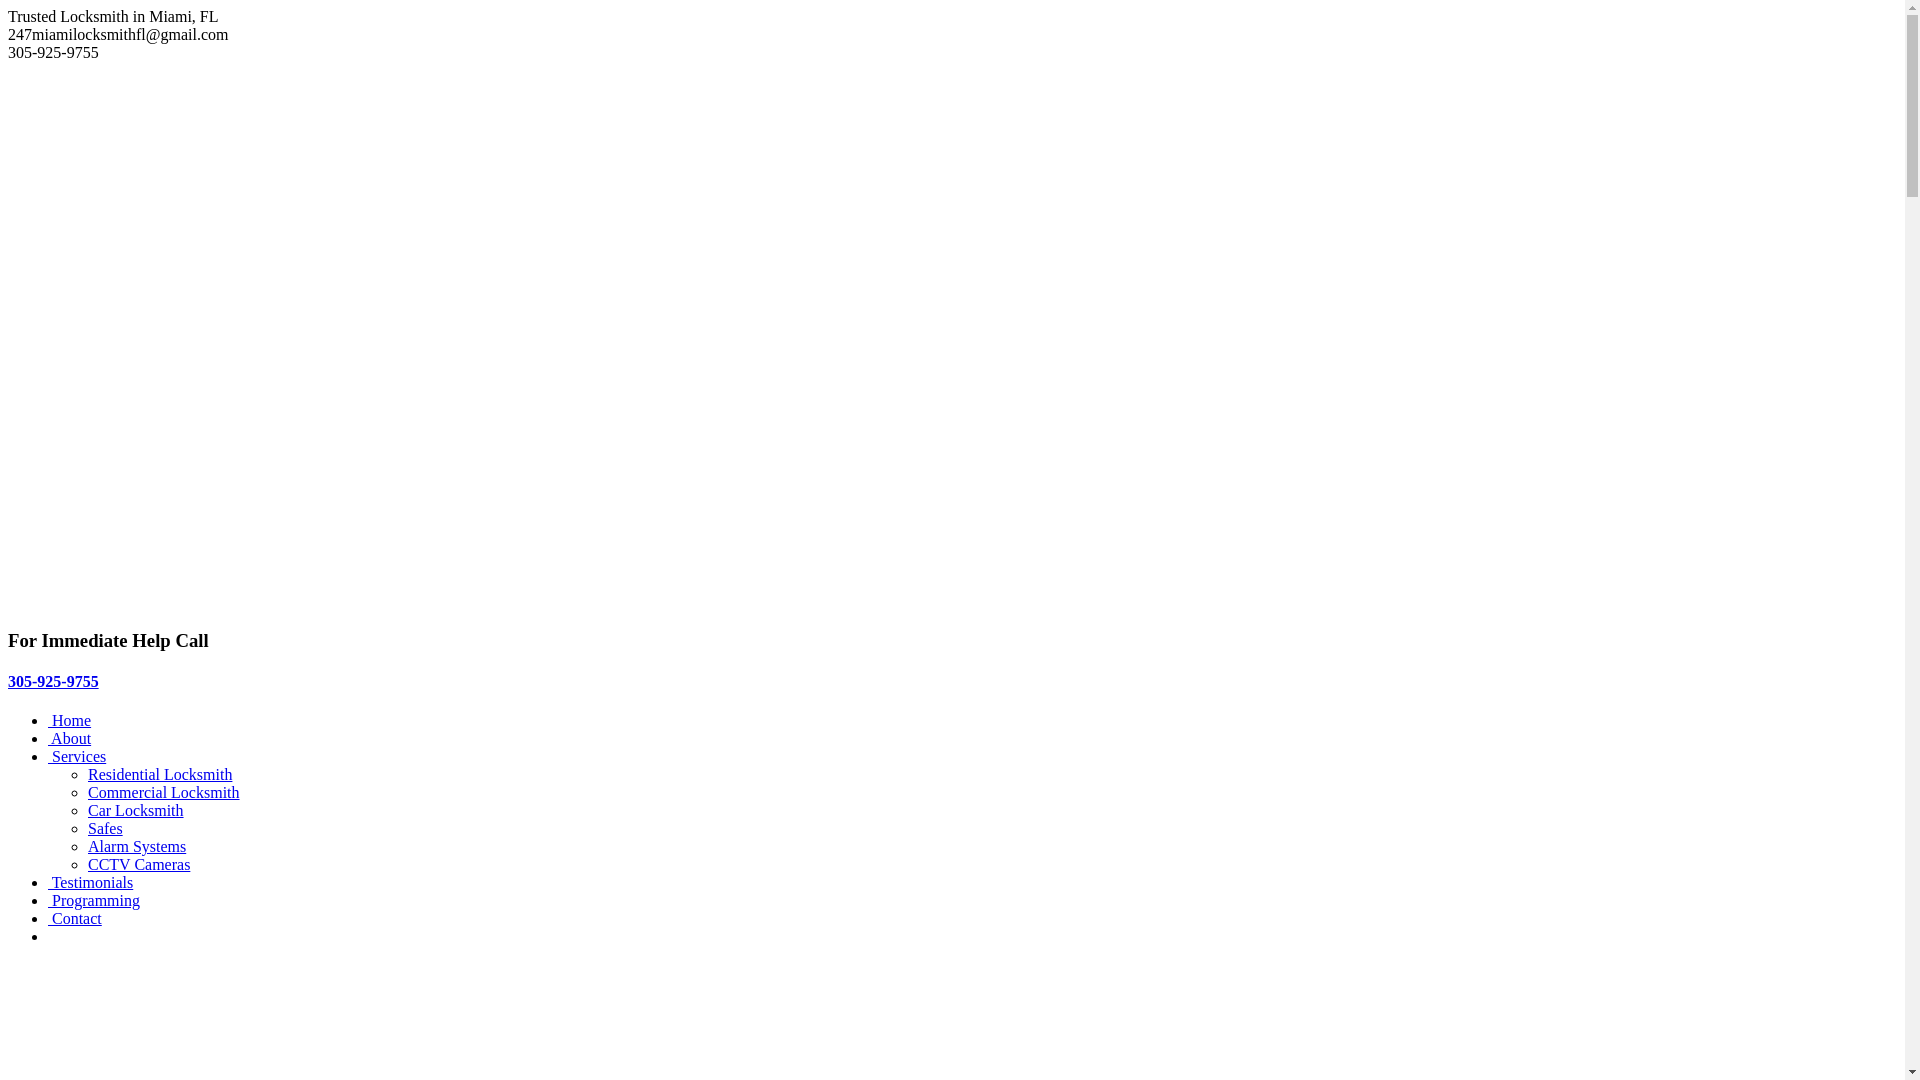  Describe the element at coordinates (86, 863) in the screenshot. I see `'CCTV Cameras'` at that location.